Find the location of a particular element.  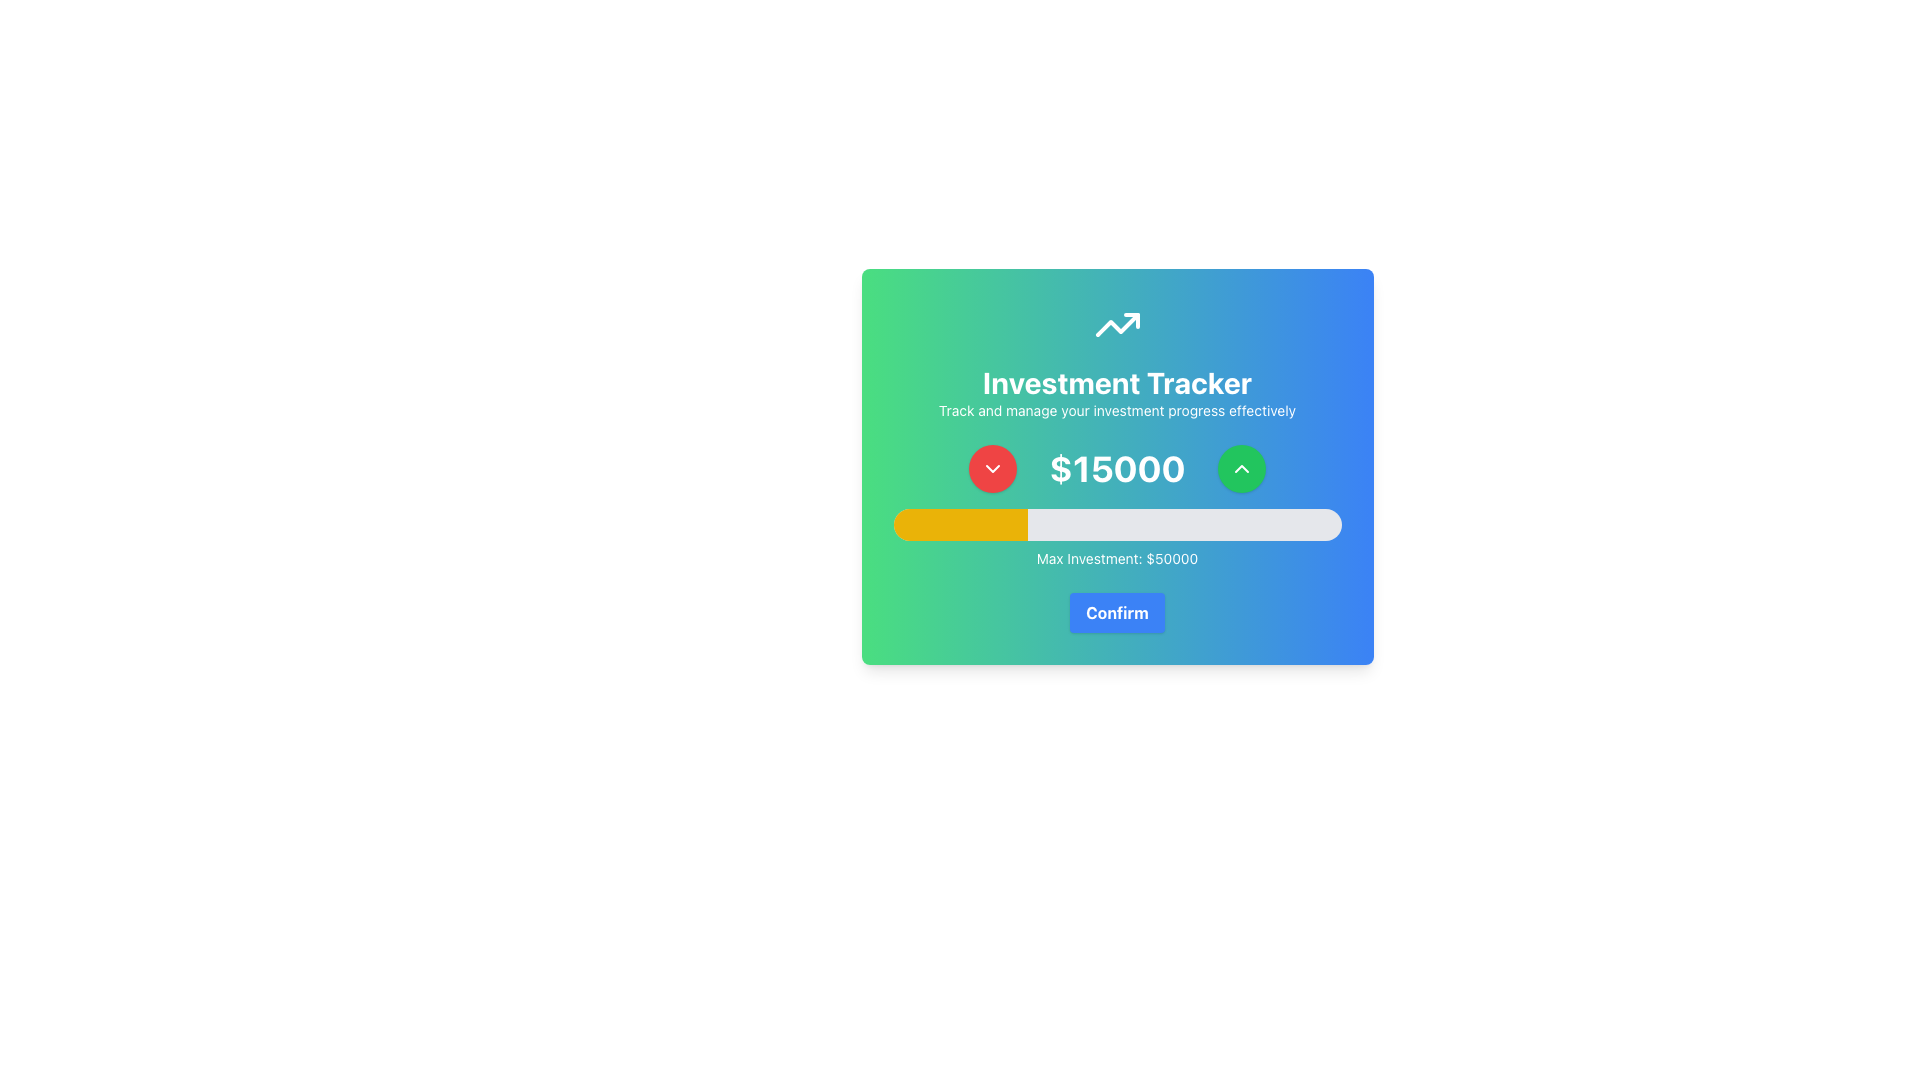

the downward-facing chevron icon within the circular red button located to the left of the '$15000' numeric display is located at coordinates (993, 469).